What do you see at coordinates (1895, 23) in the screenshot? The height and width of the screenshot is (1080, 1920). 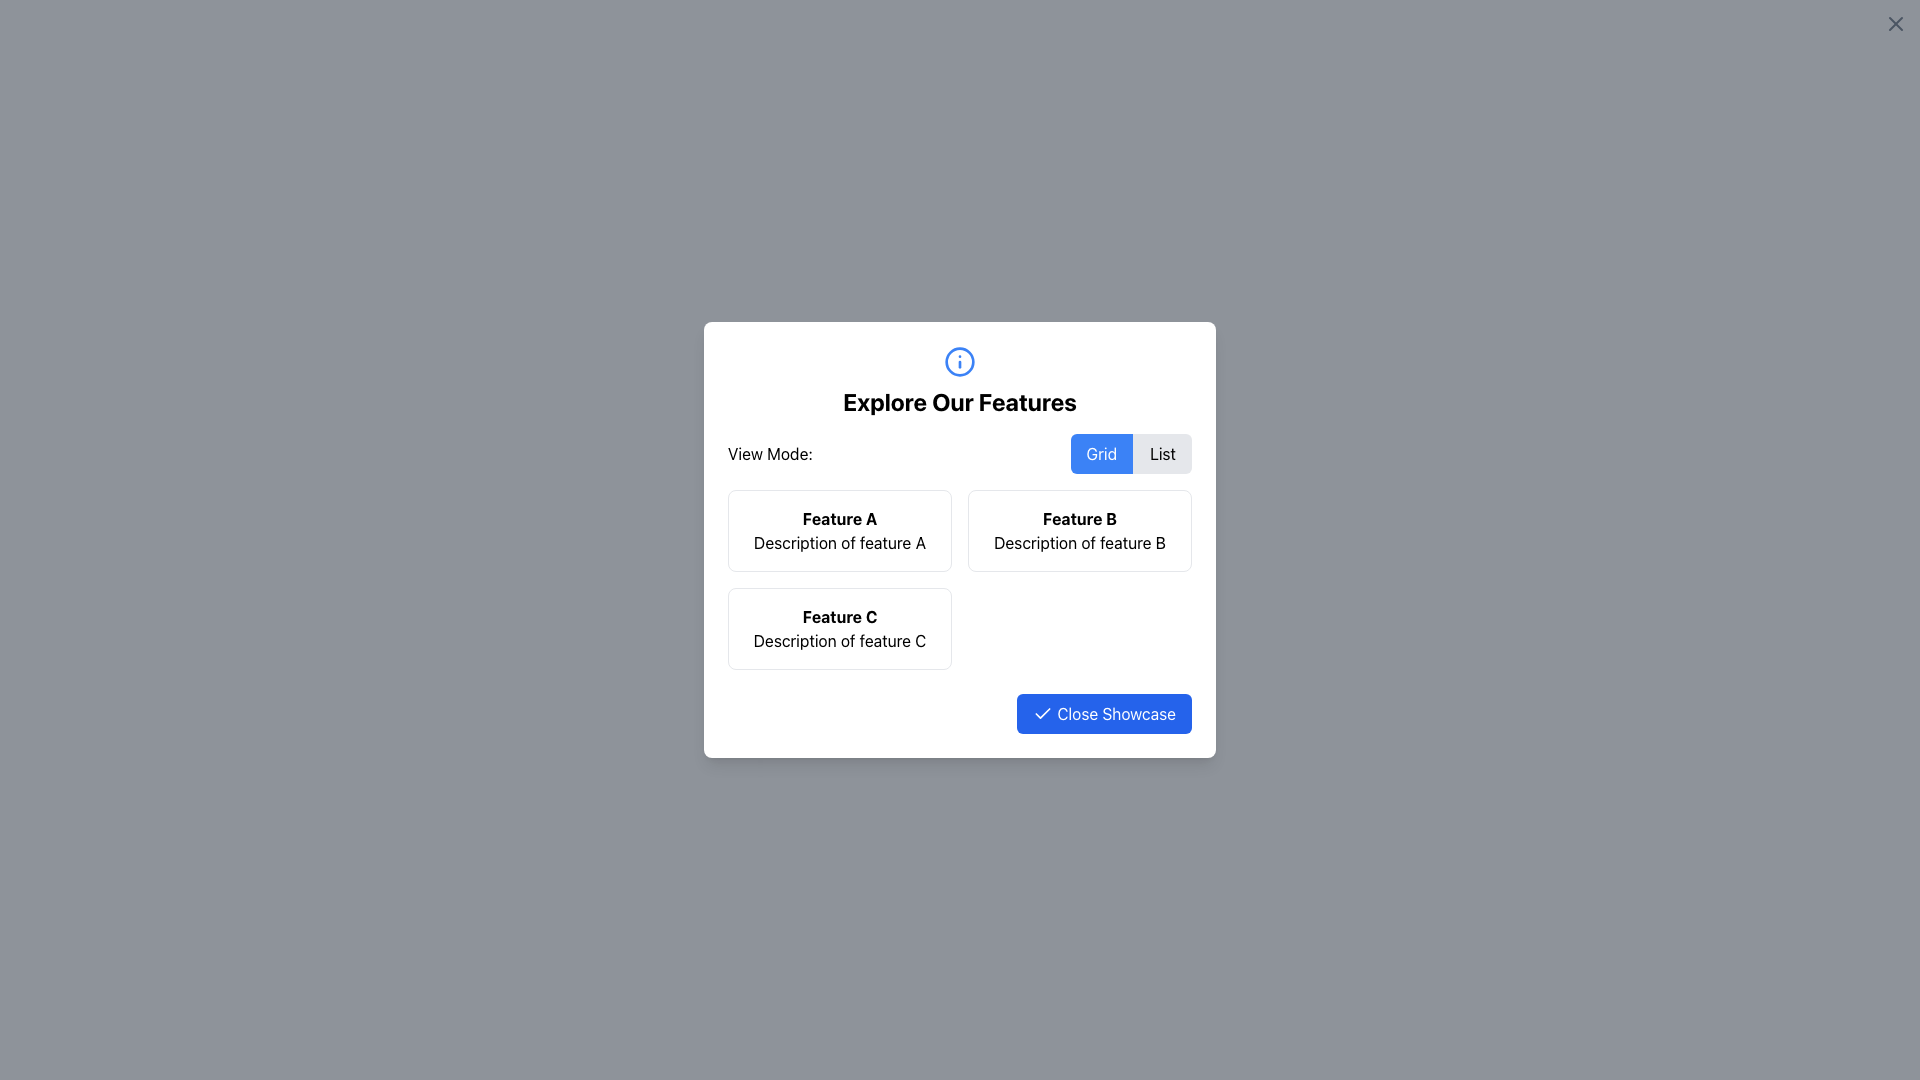 I see `the close button represented by a graphic icon (cross) located at the top-right corner of the interface` at bounding box center [1895, 23].